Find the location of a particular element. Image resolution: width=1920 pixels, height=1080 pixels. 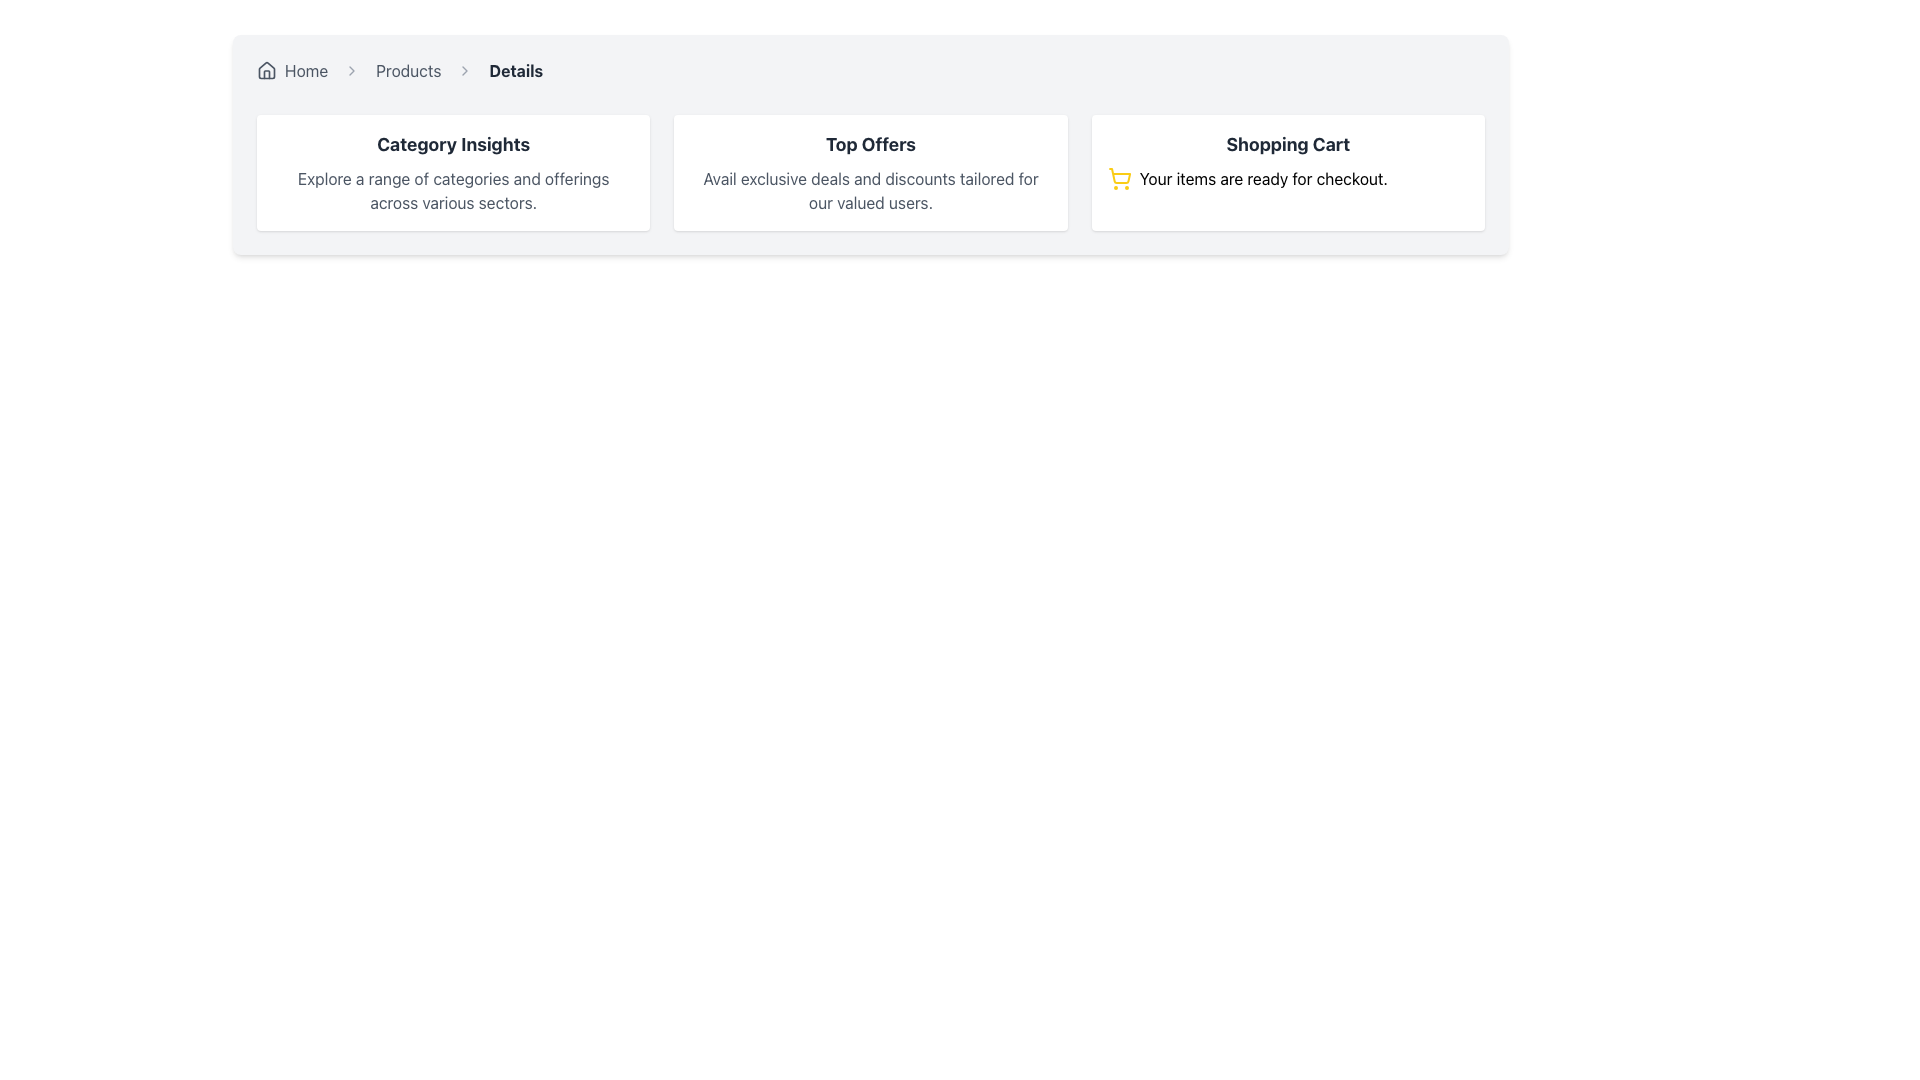

the home icon in the breadcrumb navigation bar is located at coordinates (266, 68).